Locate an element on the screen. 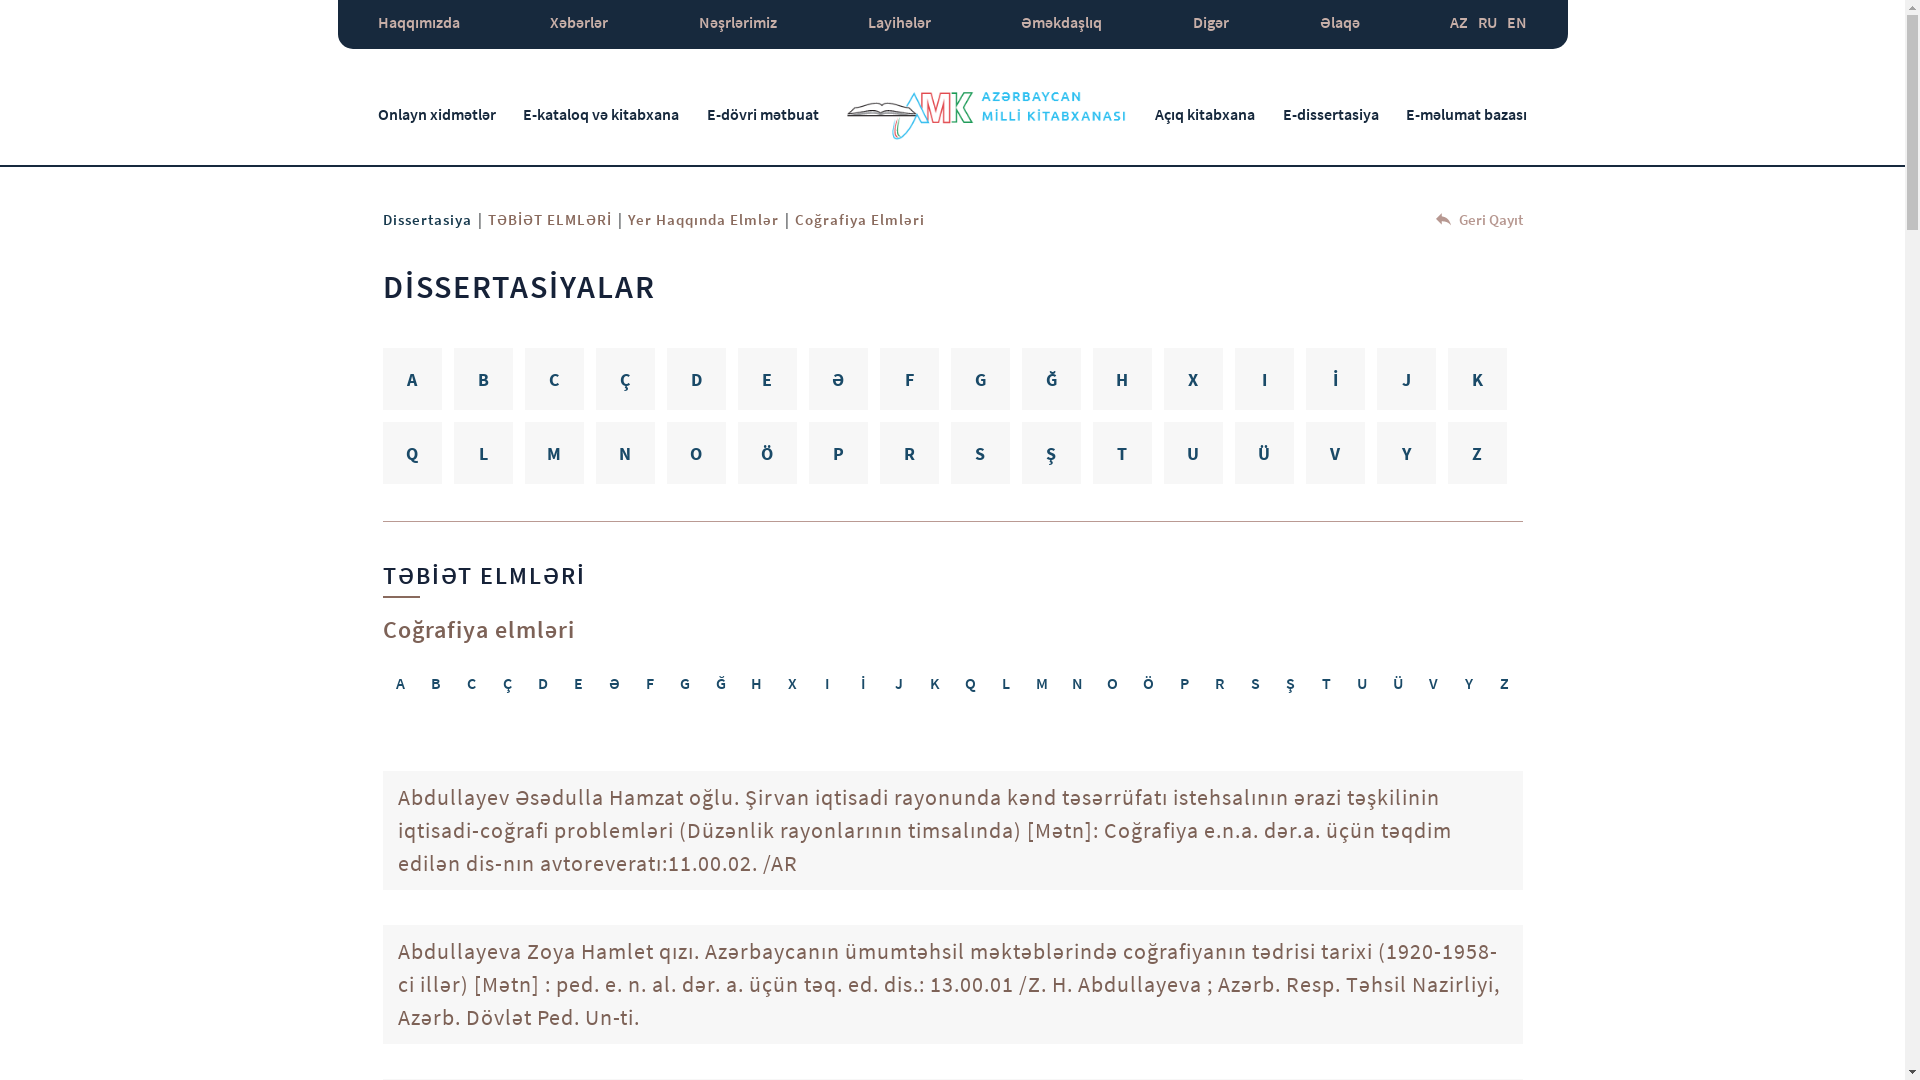 This screenshot has width=1920, height=1080. 'B' is located at coordinates (453, 378).